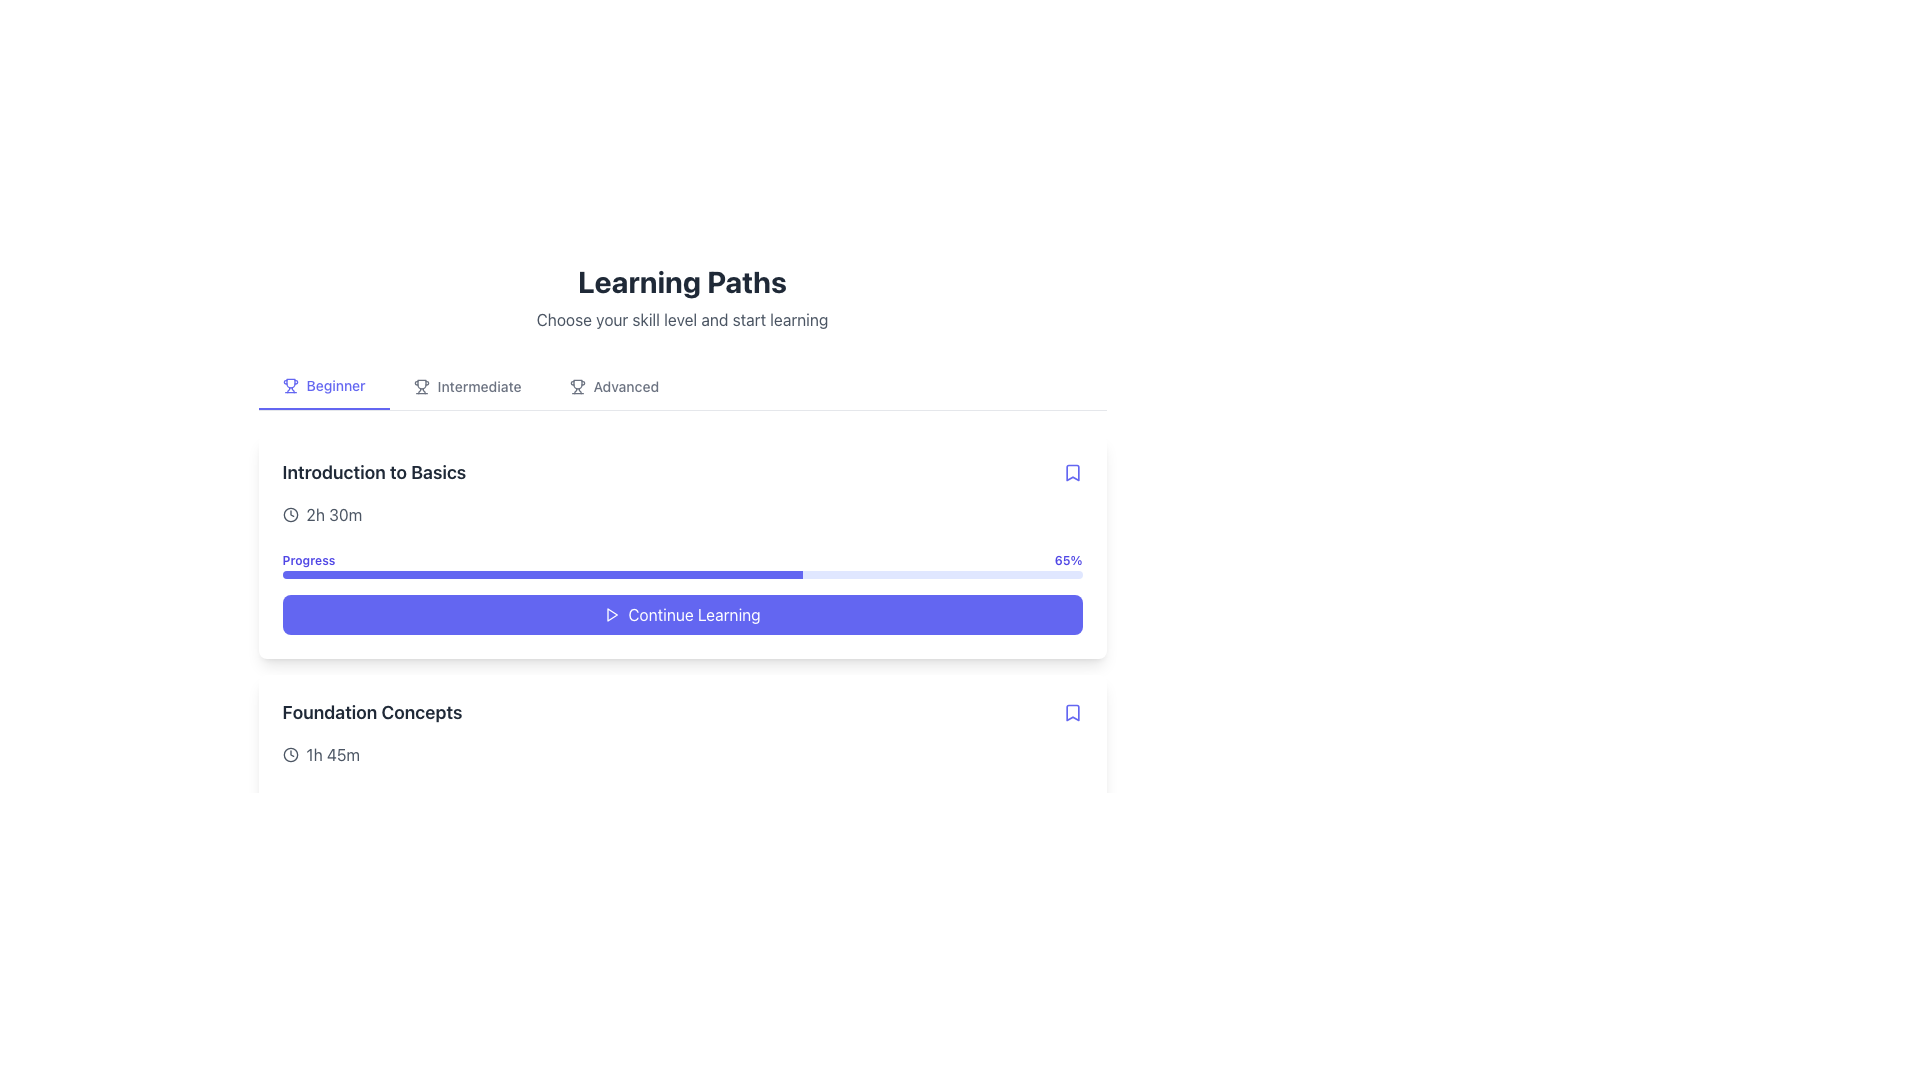 Image resolution: width=1920 pixels, height=1080 pixels. Describe the element at coordinates (682, 574) in the screenshot. I see `the progress bar element, which is styled with a light indigo outer layer and a blue-filled portion indicating 65% completion, located below the text label 'Progress'` at that location.